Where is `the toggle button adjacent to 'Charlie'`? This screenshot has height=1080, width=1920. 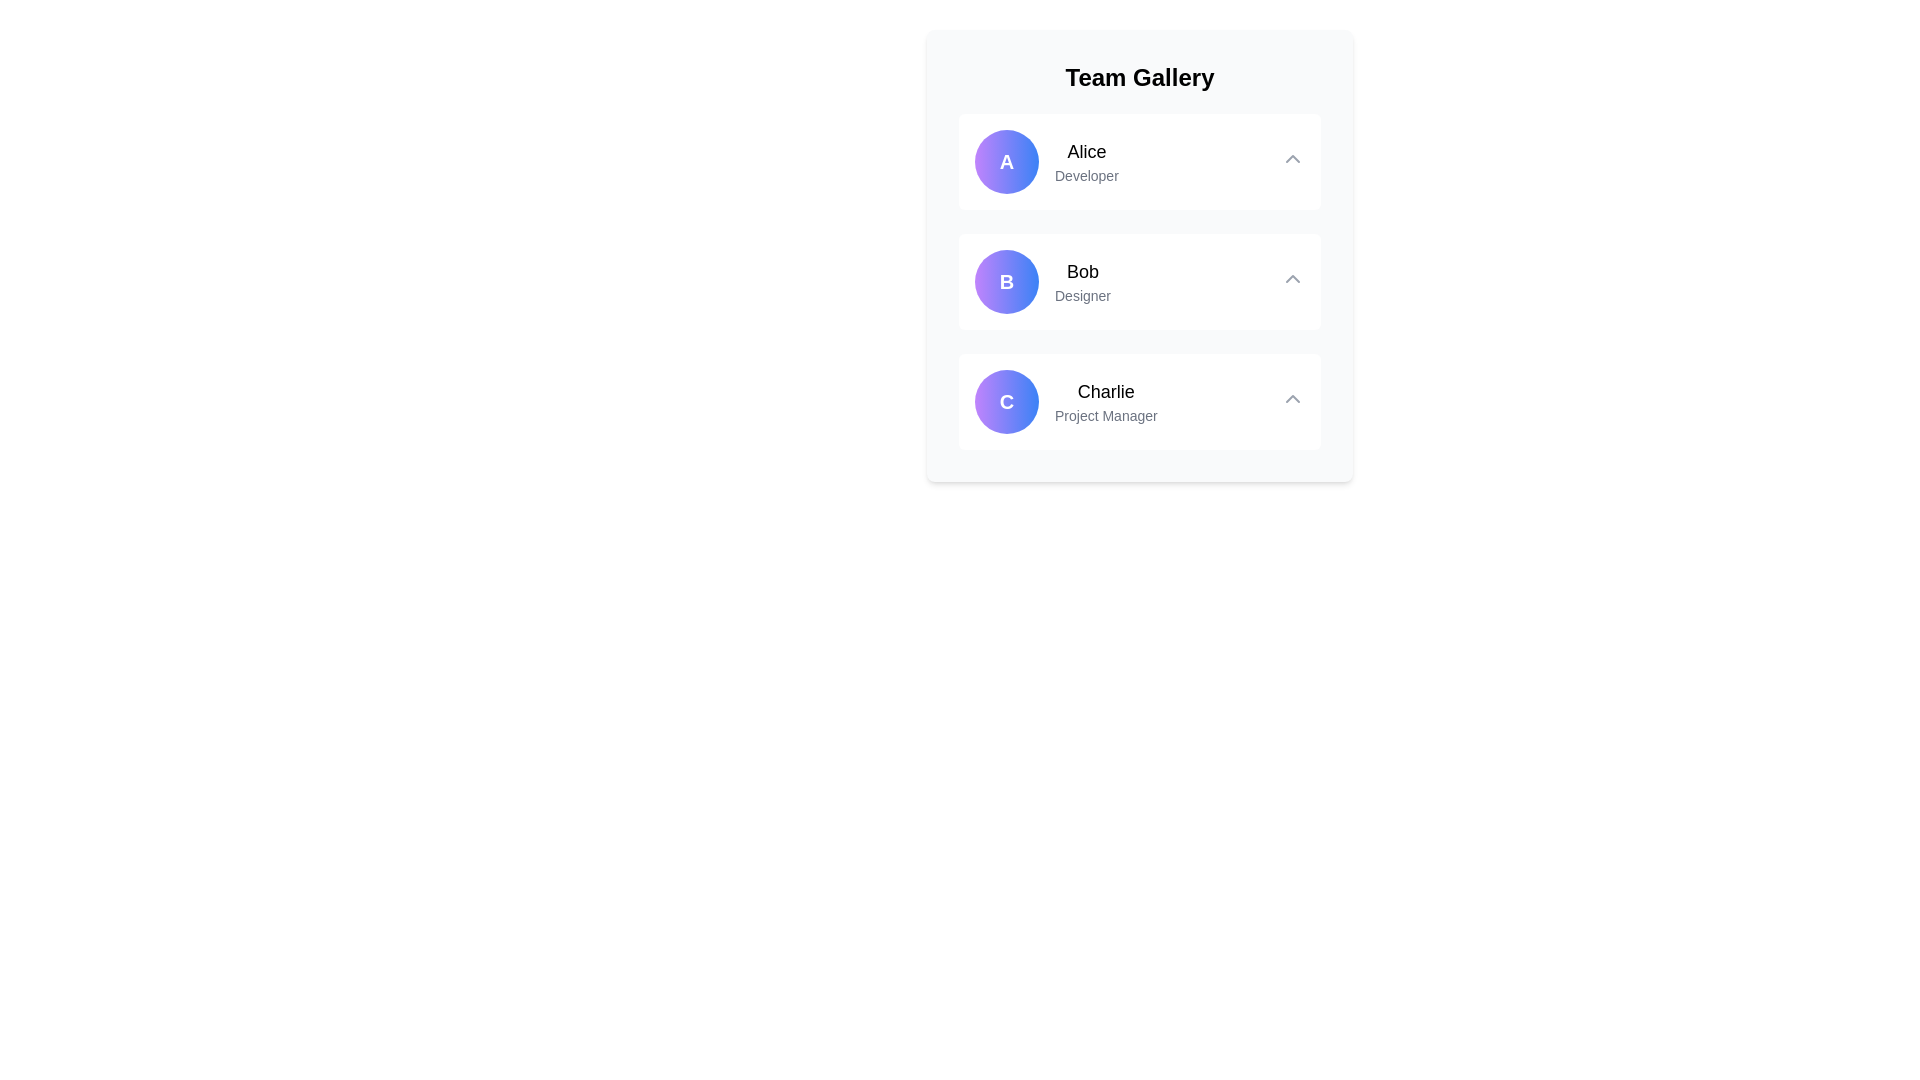 the toggle button adjacent to 'Charlie' is located at coordinates (1292, 397).